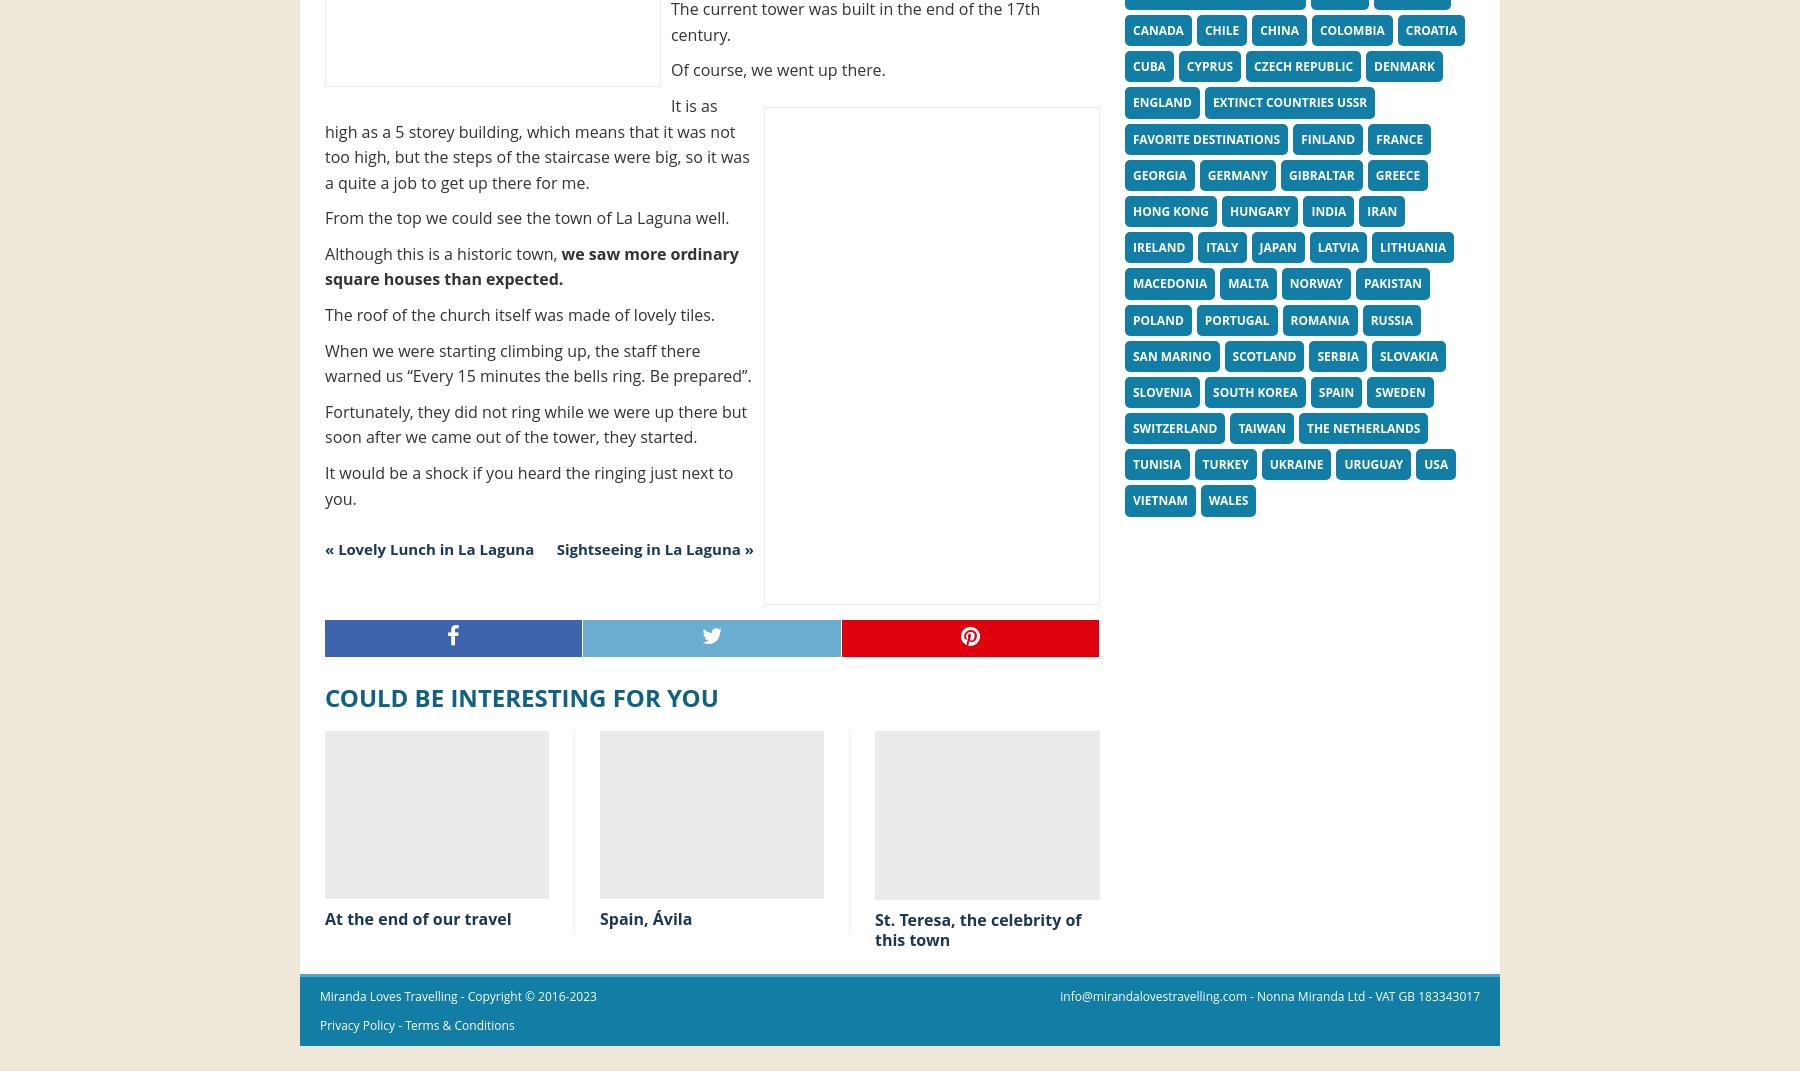 The image size is (1800, 1071). I want to click on 'It is as high as a 5 storey building, which means that it was not too high, but the steps of the staircase were big, so it was a quite a job to get up there for me.', so click(535, 143).